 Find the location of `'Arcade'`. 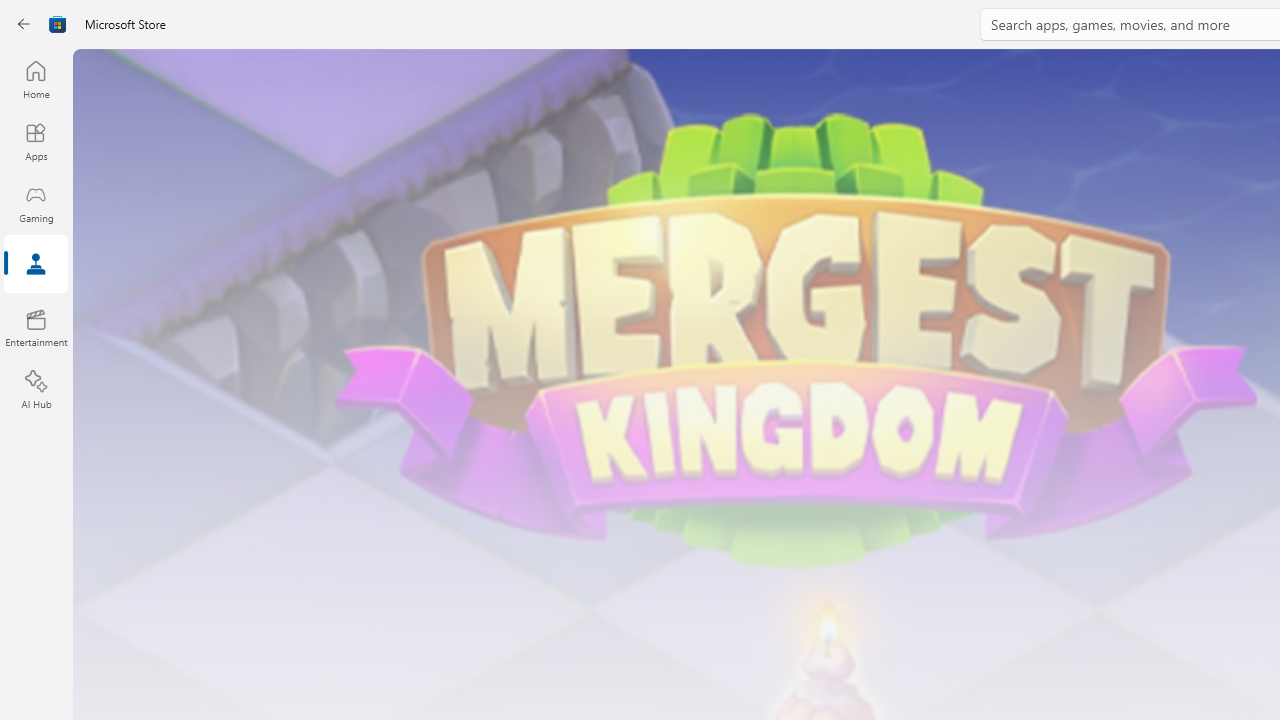

'Arcade' is located at coordinates (35, 264).